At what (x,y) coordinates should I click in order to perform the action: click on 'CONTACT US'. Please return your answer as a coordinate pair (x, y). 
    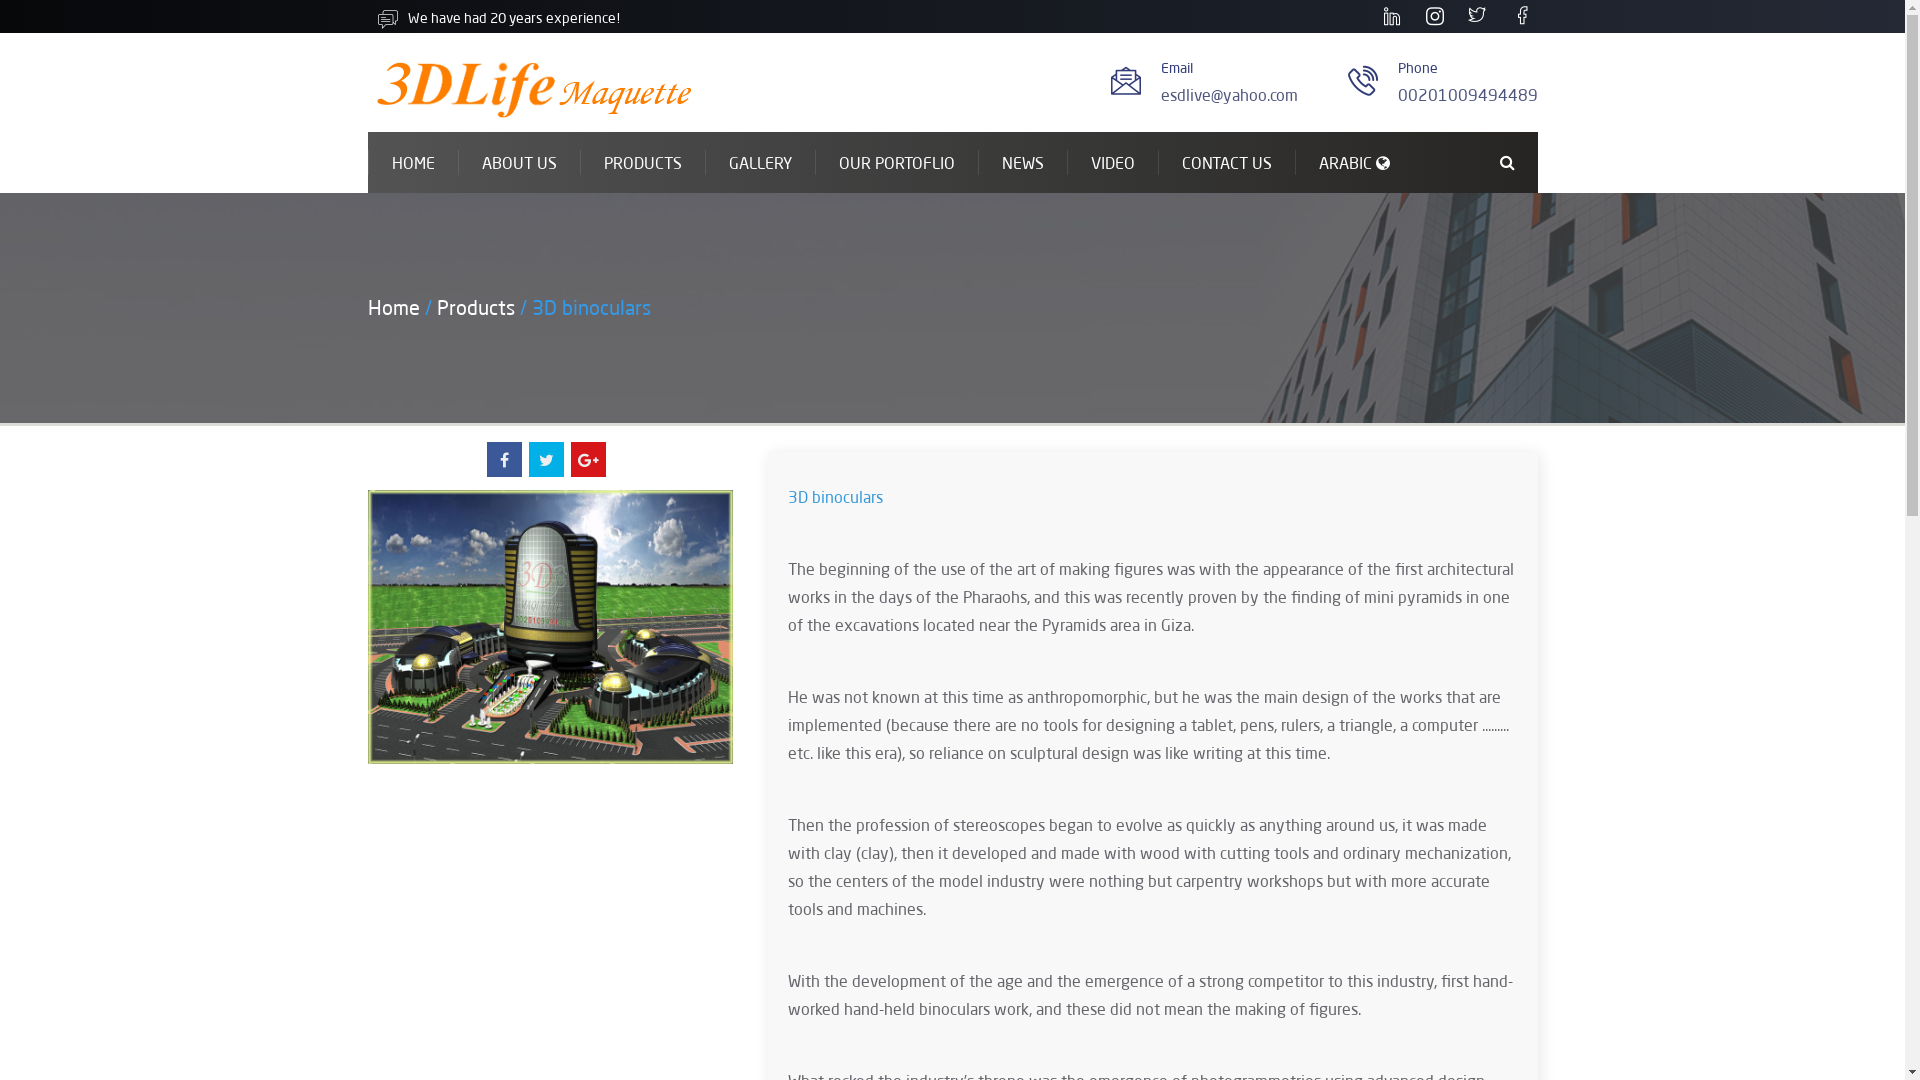
    Looking at the image, I should click on (1225, 161).